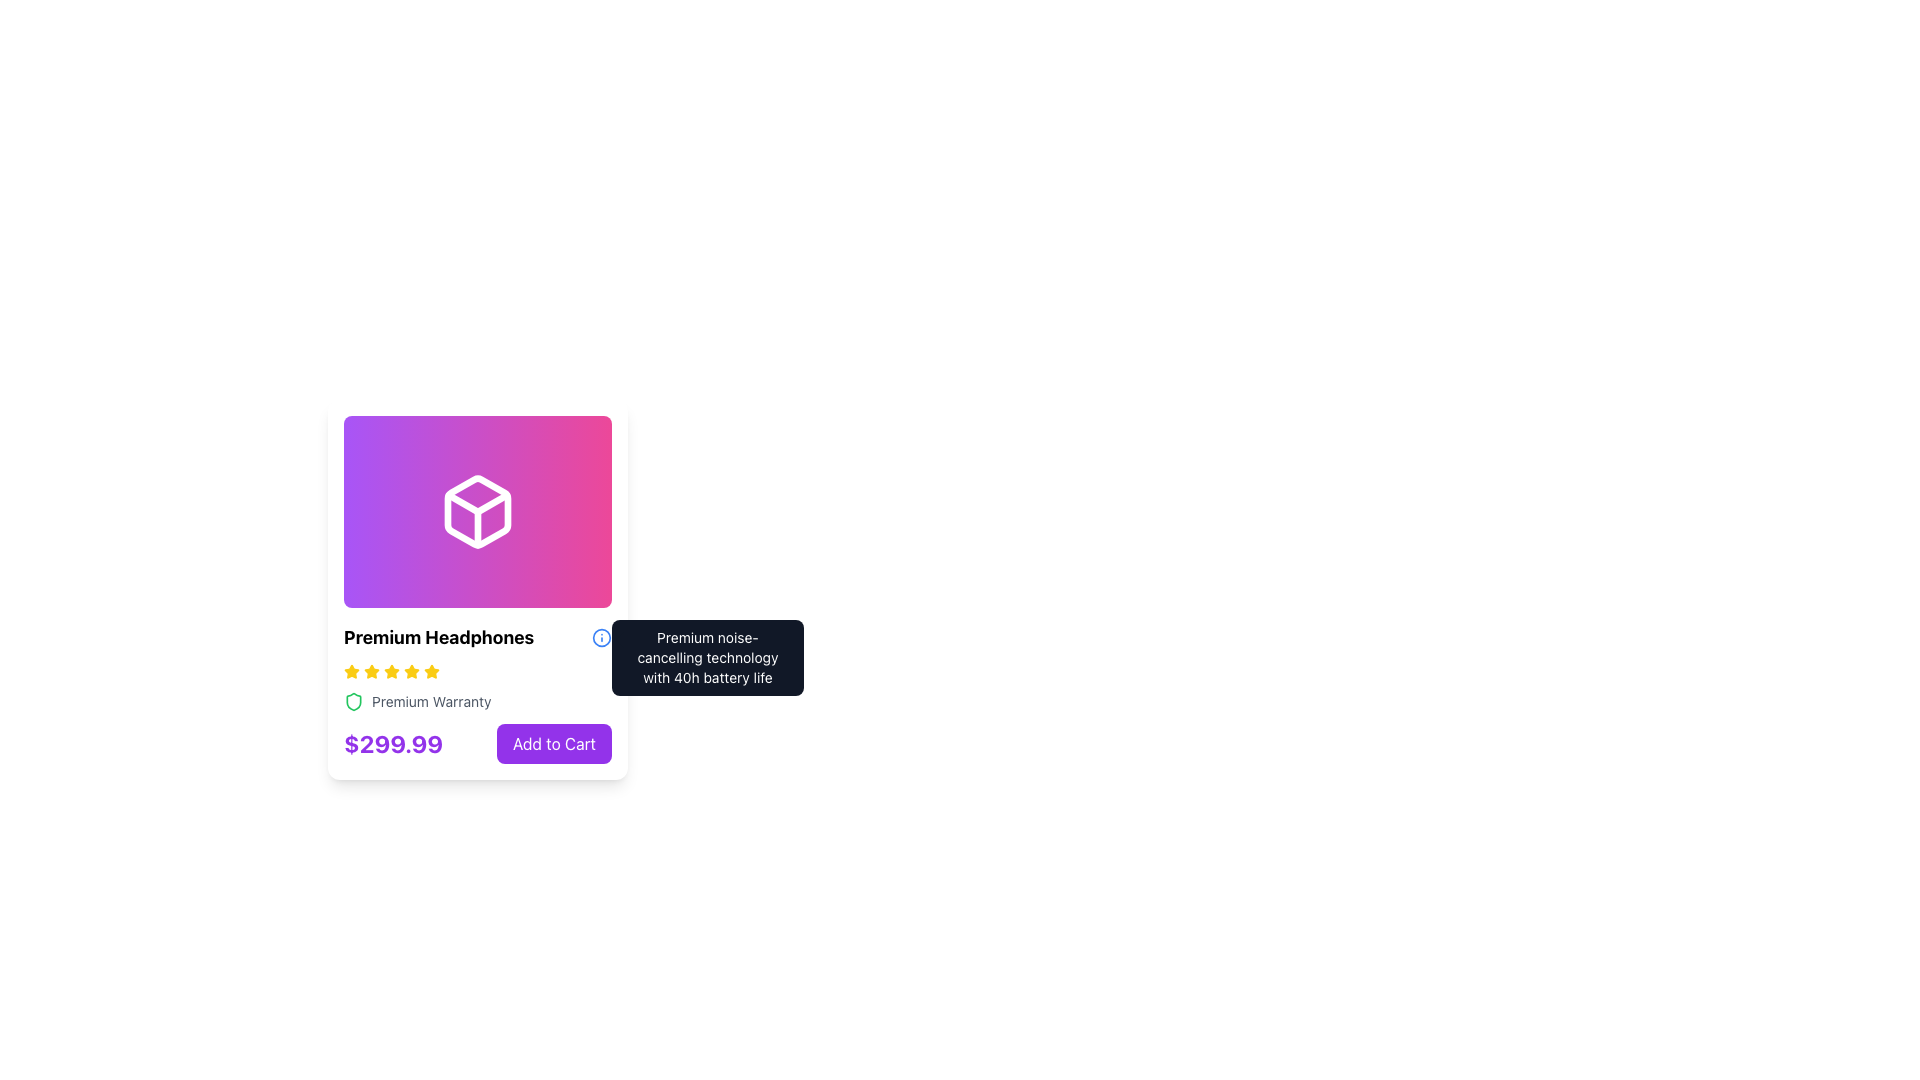  What do you see at coordinates (392, 671) in the screenshot?
I see `the fourth star icon in the visual rating system on the product card, located near the bottom-left corner close to the product price and description` at bounding box center [392, 671].